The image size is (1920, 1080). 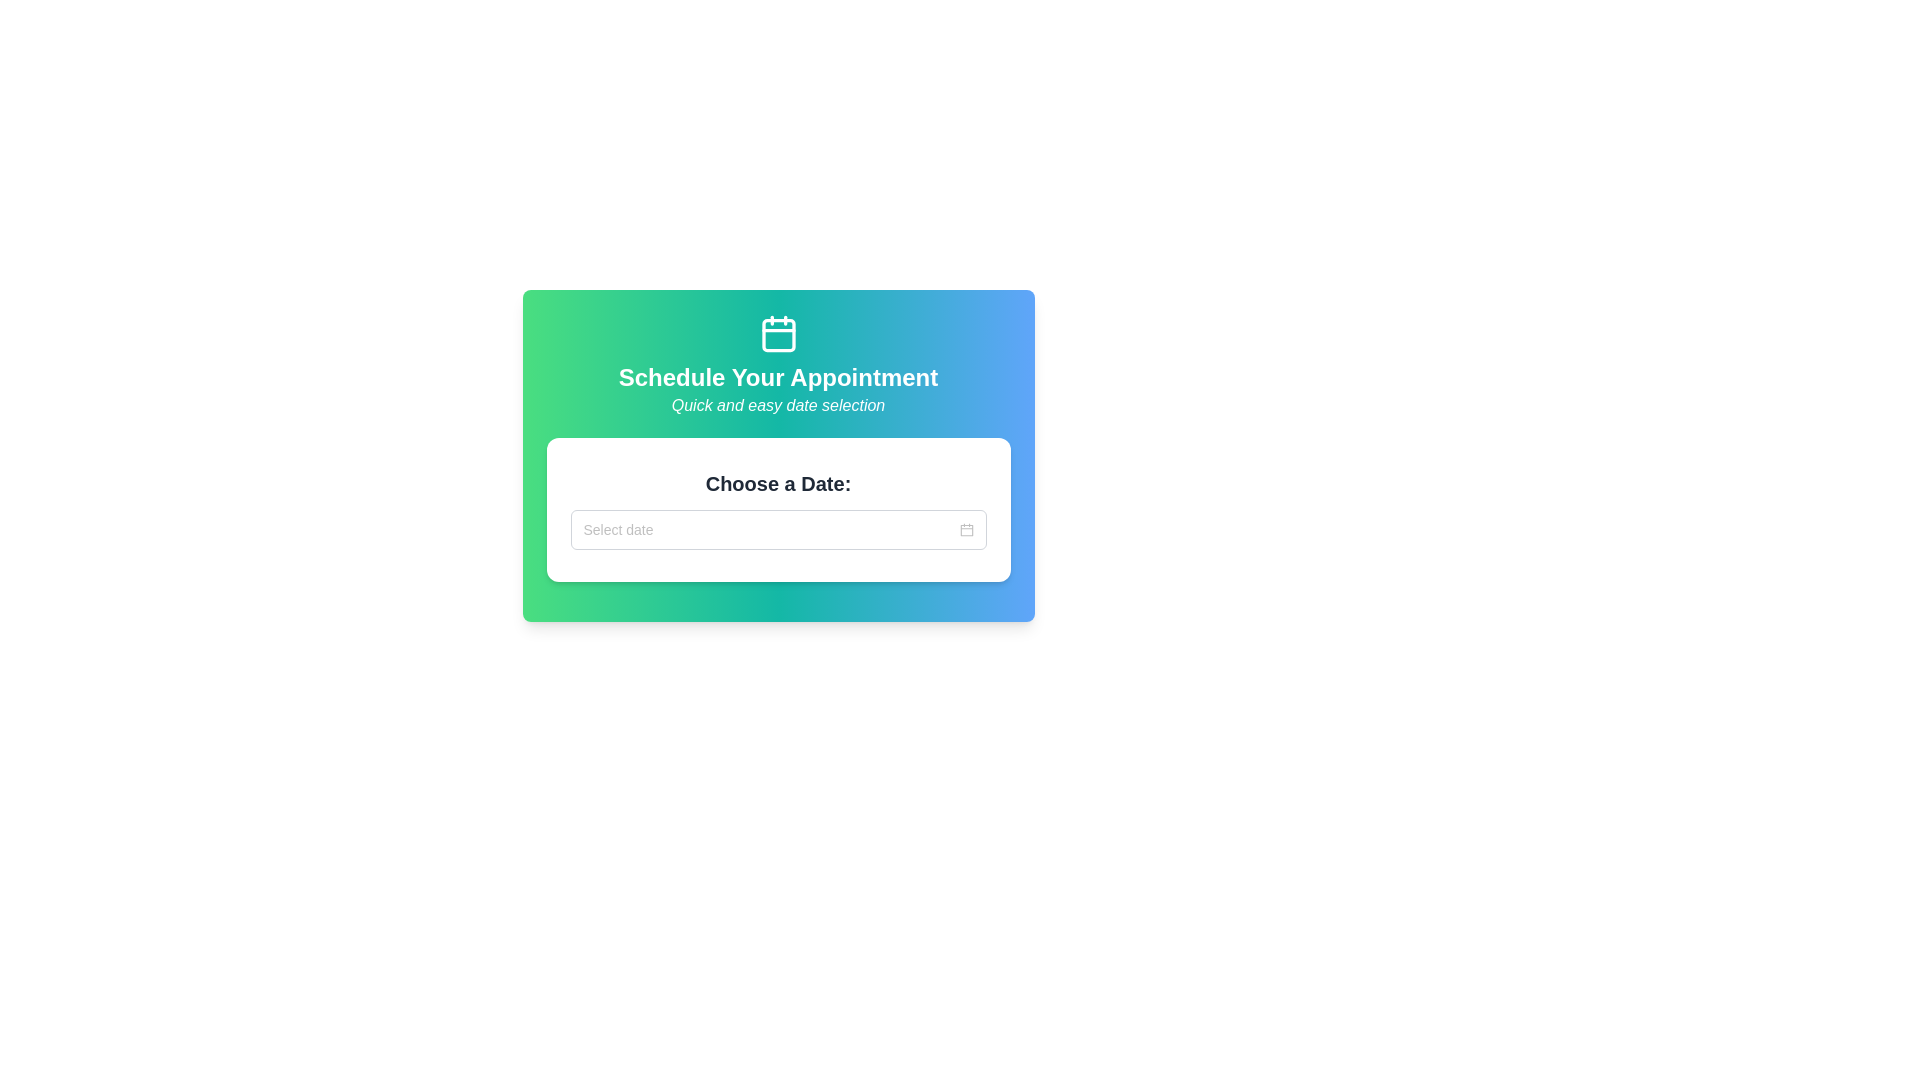 I want to click on the text label displaying 'Quick and easy date selection' that is positioned below the heading 'Schedule Your Appointment', so click(x=777, y=405).